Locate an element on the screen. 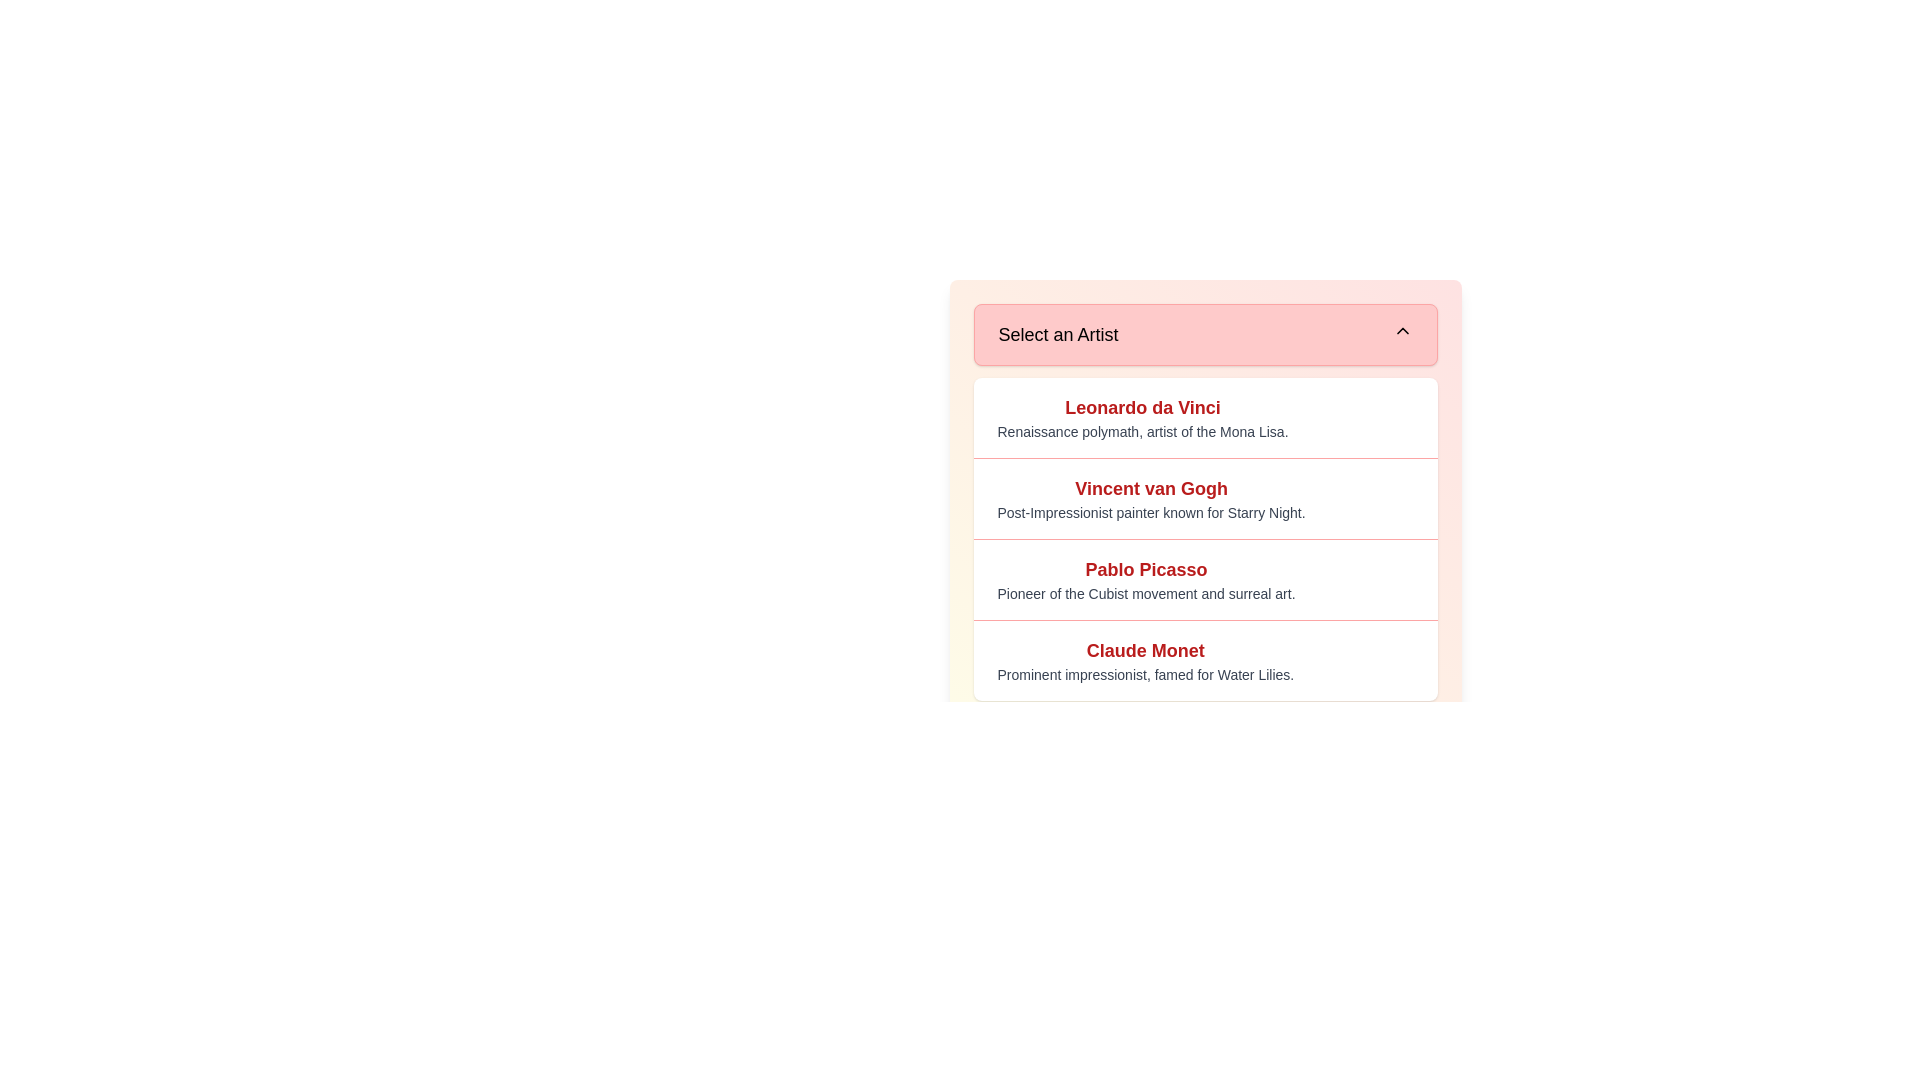  the Dropdown toggle button for selecting or interacting with a list of artists via keyboard navigation is located at coordinates (1204, 334).